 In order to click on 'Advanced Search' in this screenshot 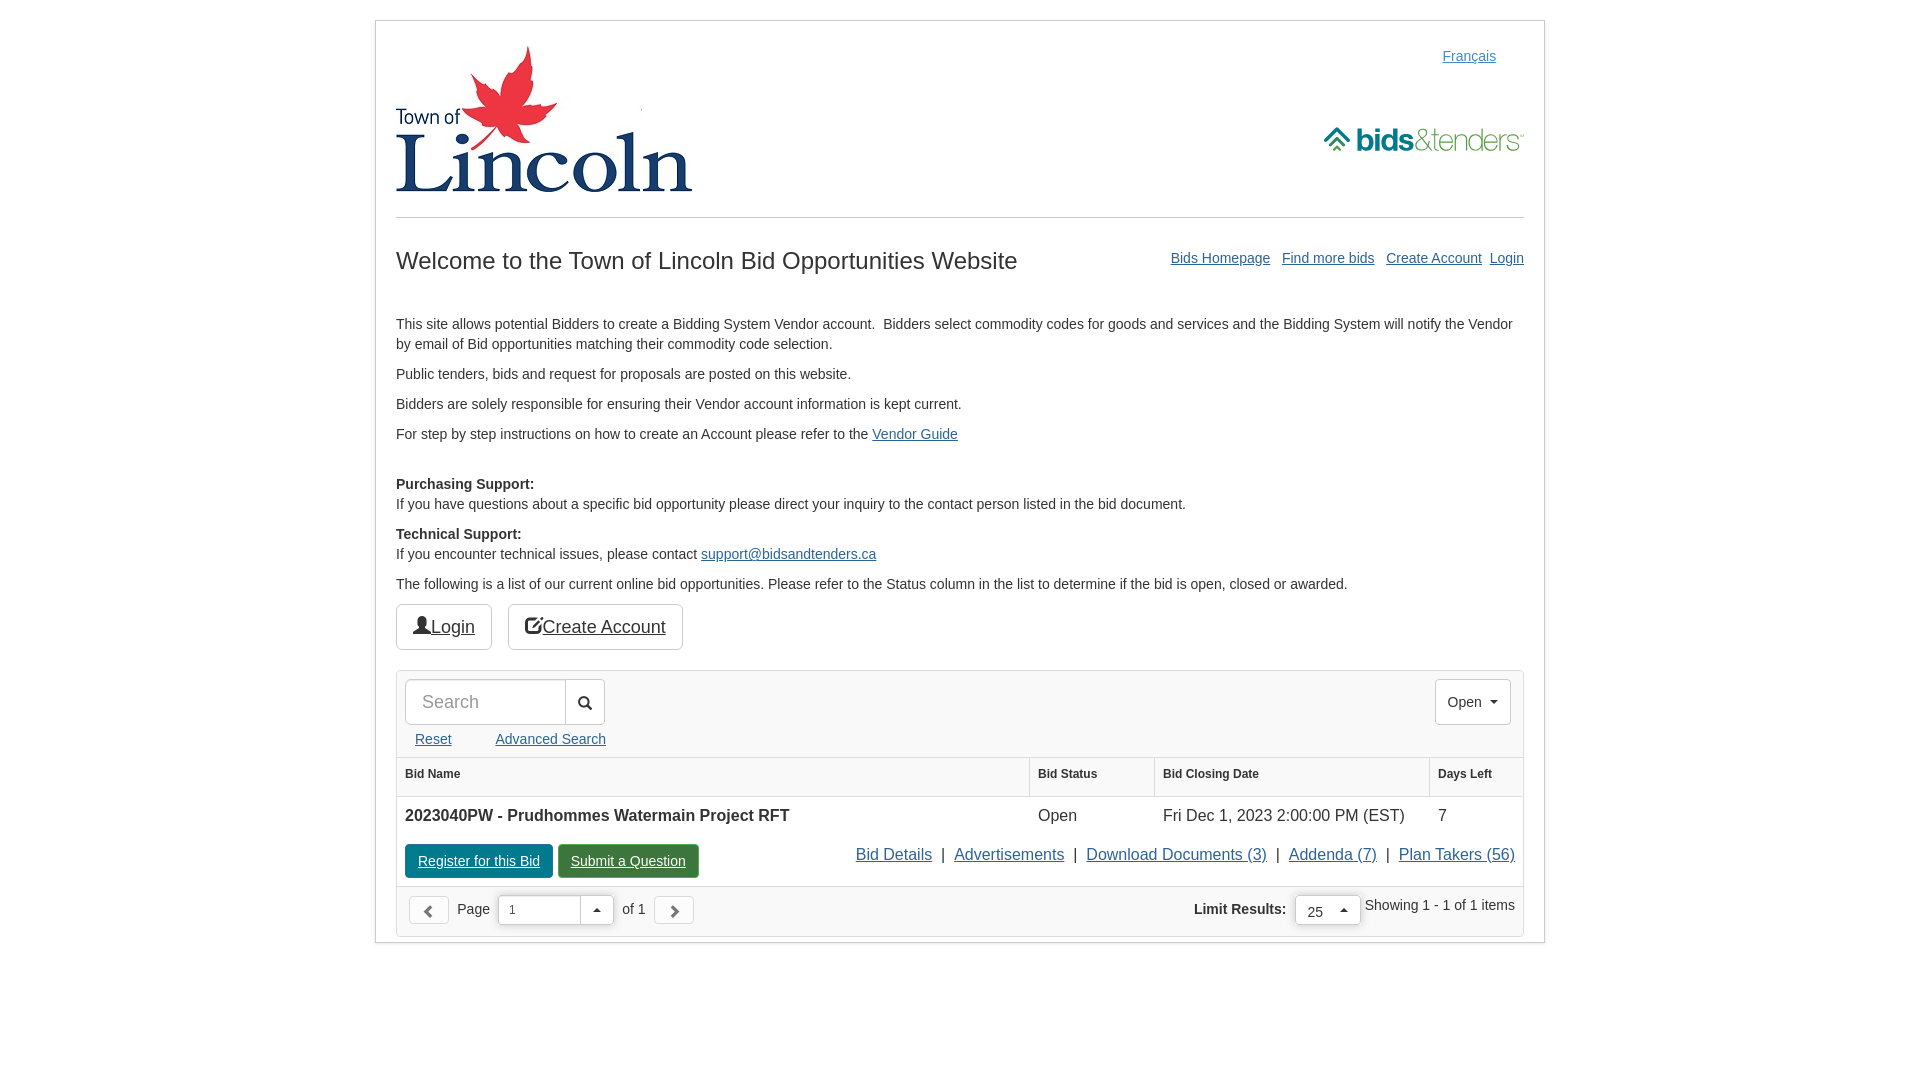, I will do `click(454, 739)`.